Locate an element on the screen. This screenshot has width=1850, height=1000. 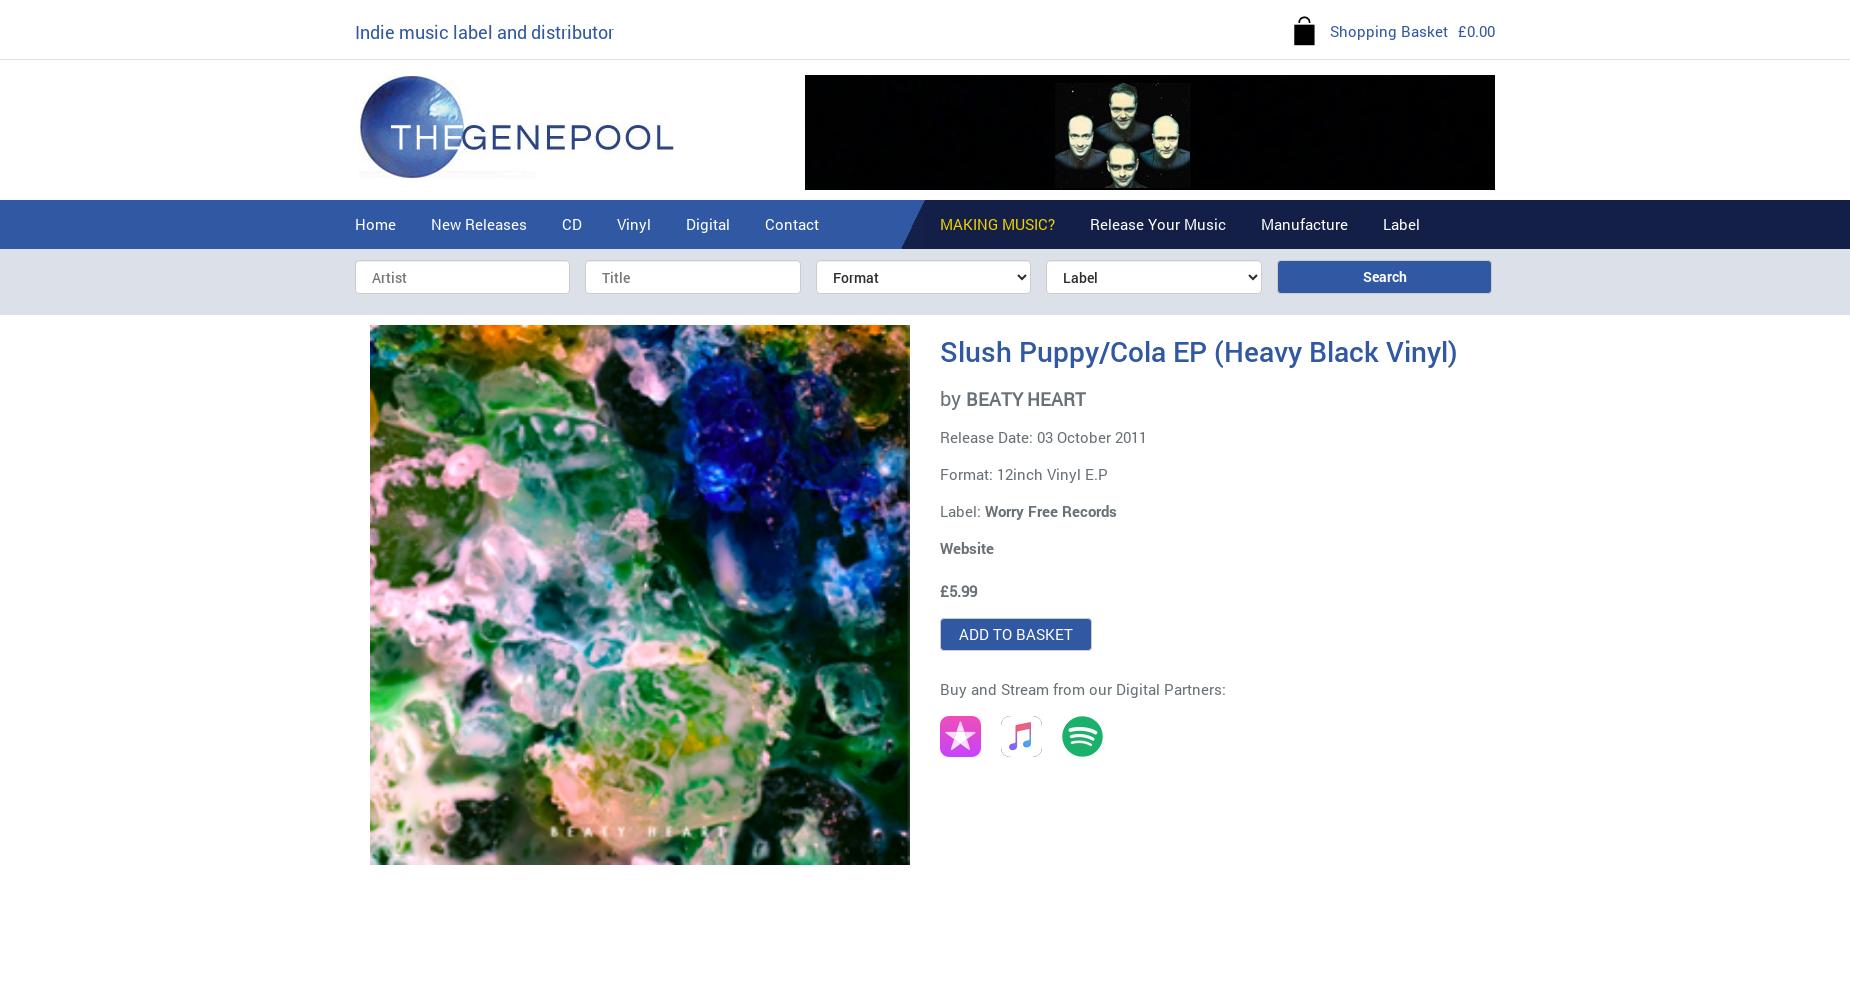
'Buy and Stream from our Digital Partners:' is located at coordinates (938, 688).